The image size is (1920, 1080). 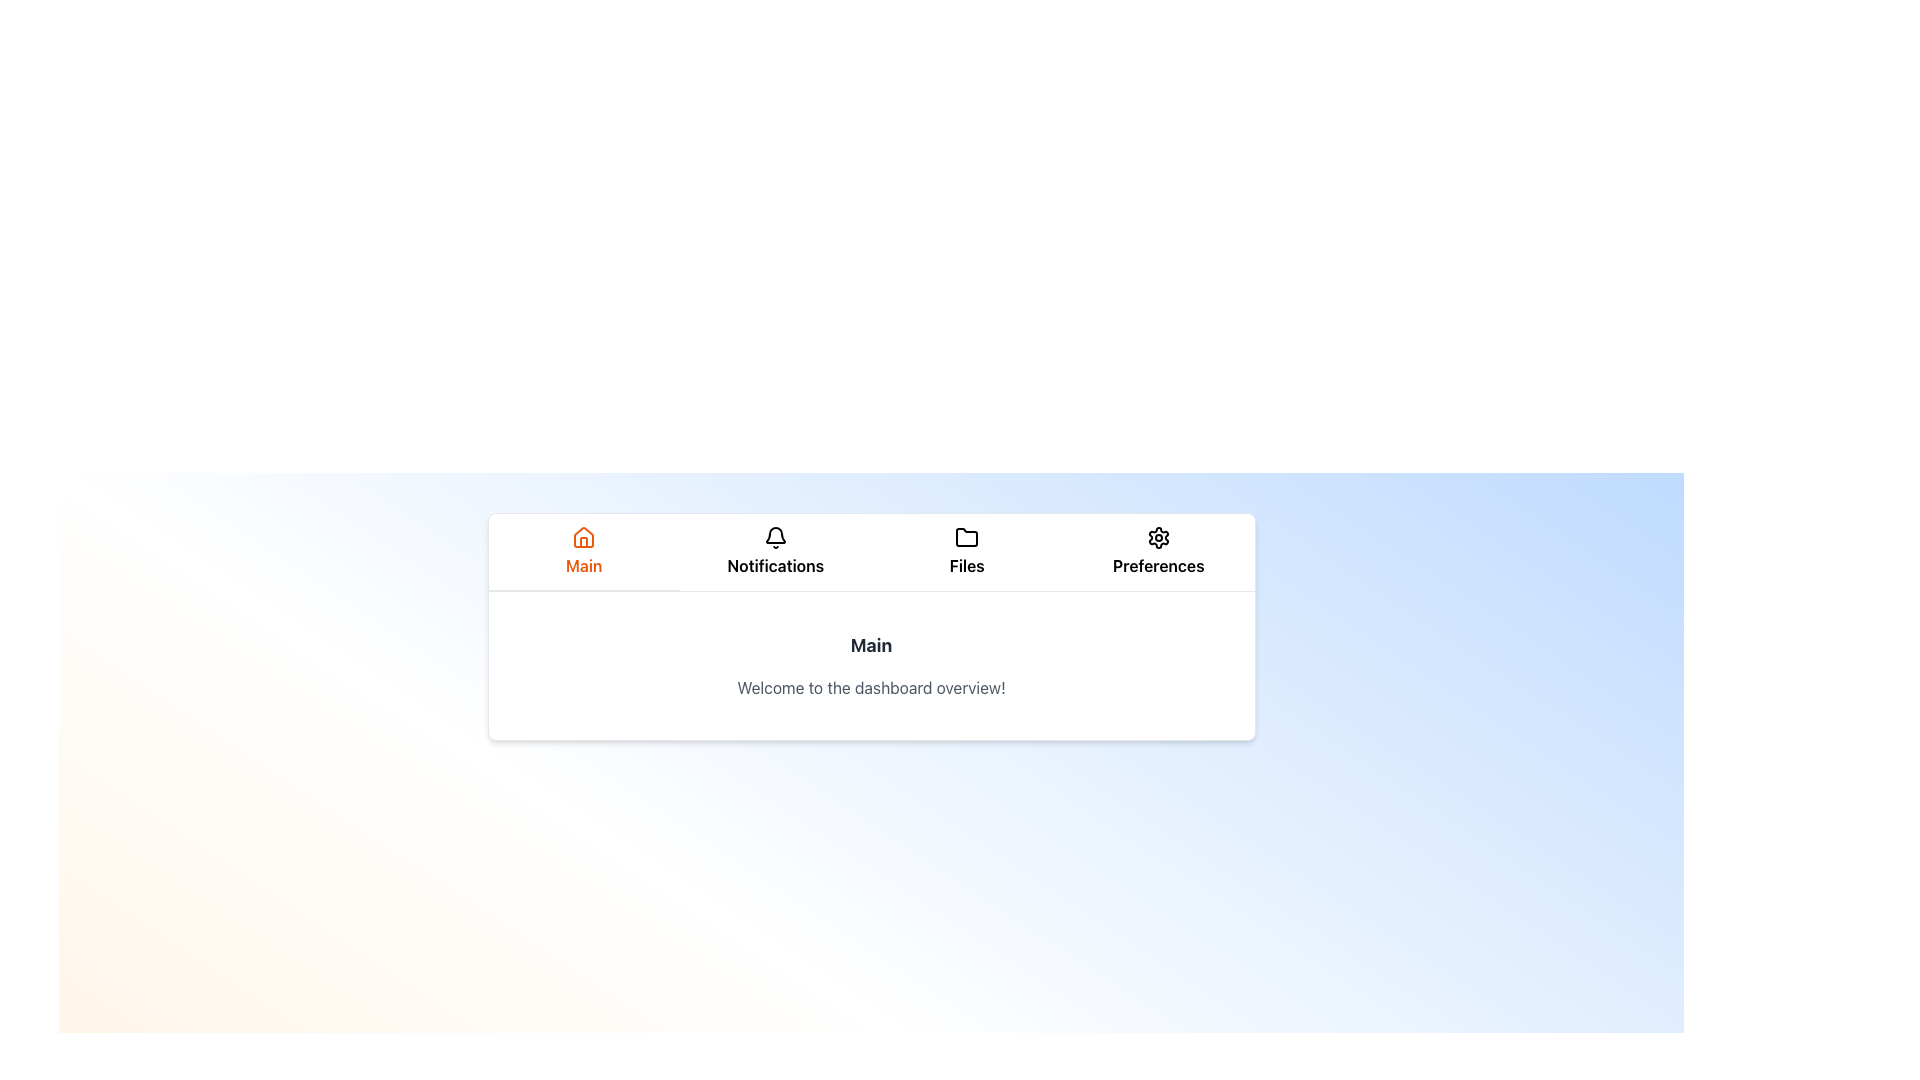 What do you see at coordinates (583, 536) in the screenshot?
I see `the orange house-shaped icon in the navigation bar above the 'Main' label` at bounding box center [583, 536].